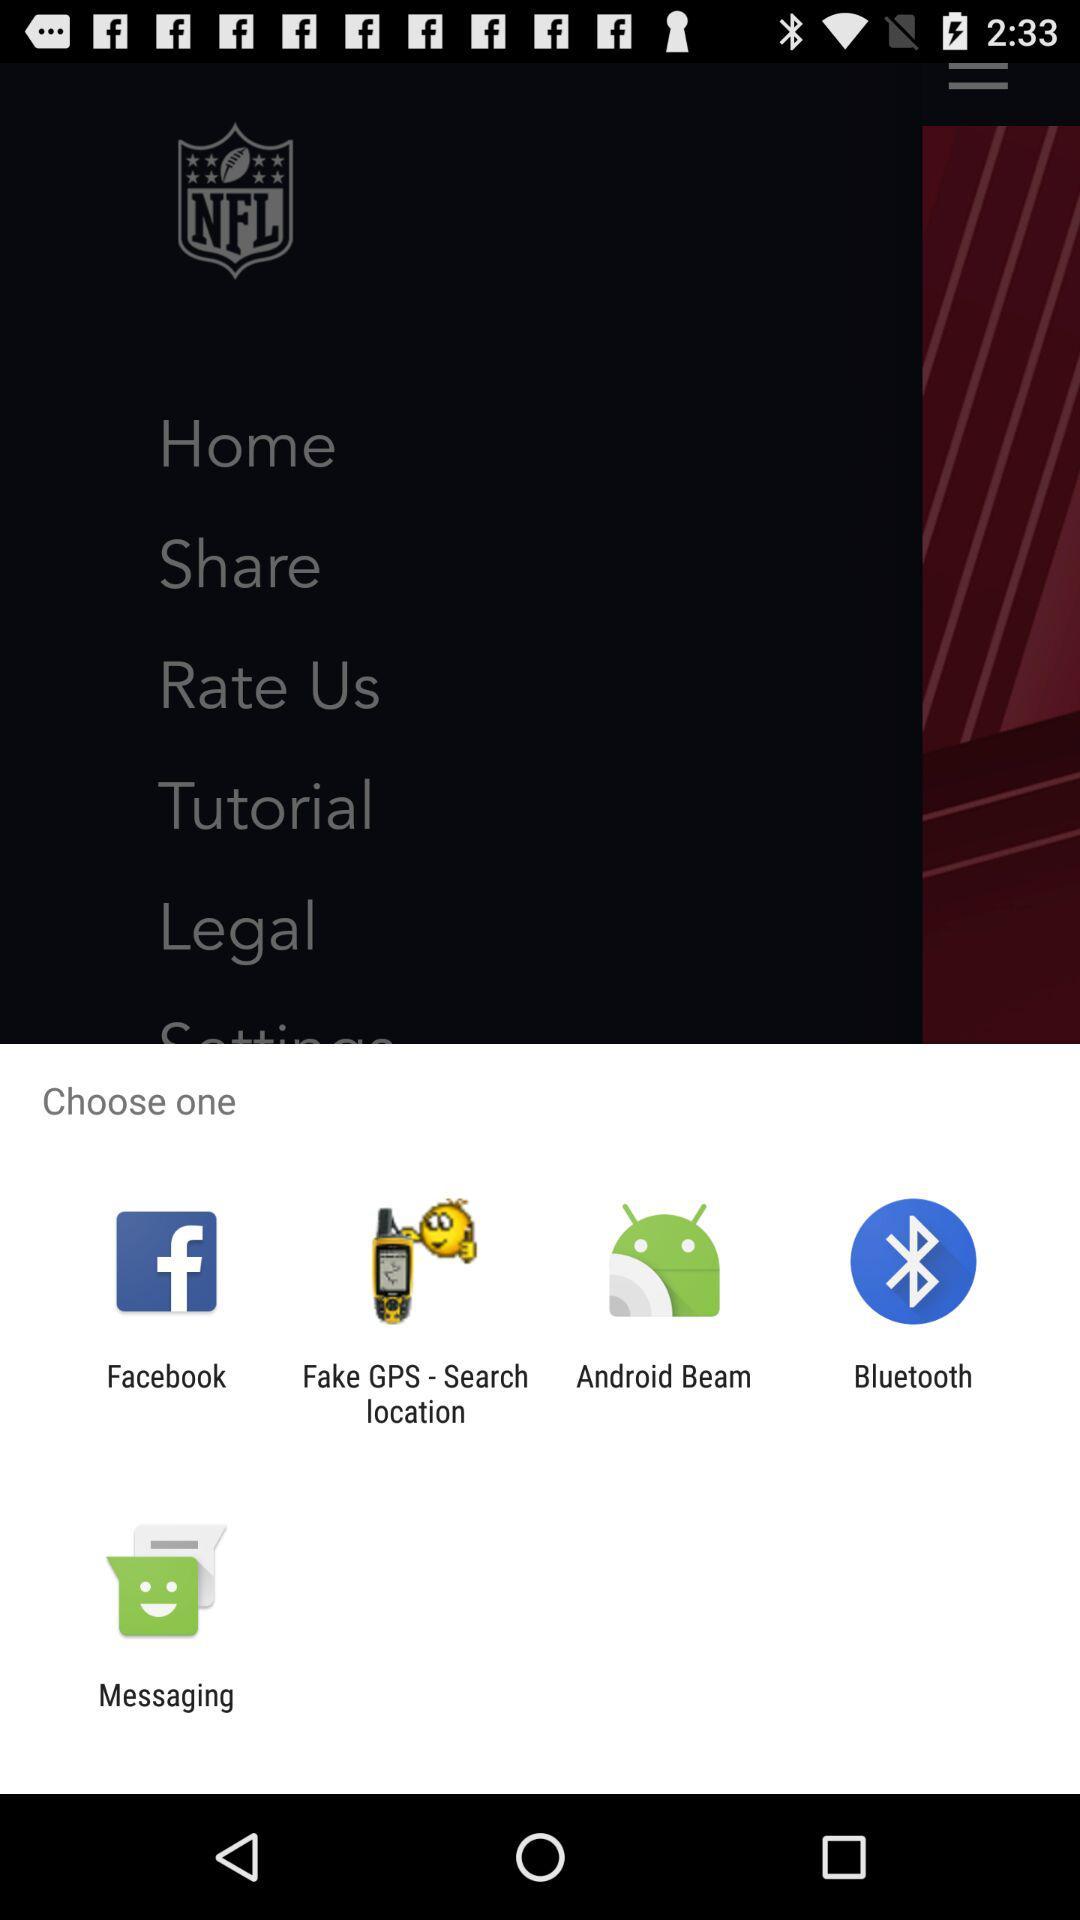  Describe the element at coordinates (913, 1392) in the screenshot. I see `app next to the android beam icon` at that location.